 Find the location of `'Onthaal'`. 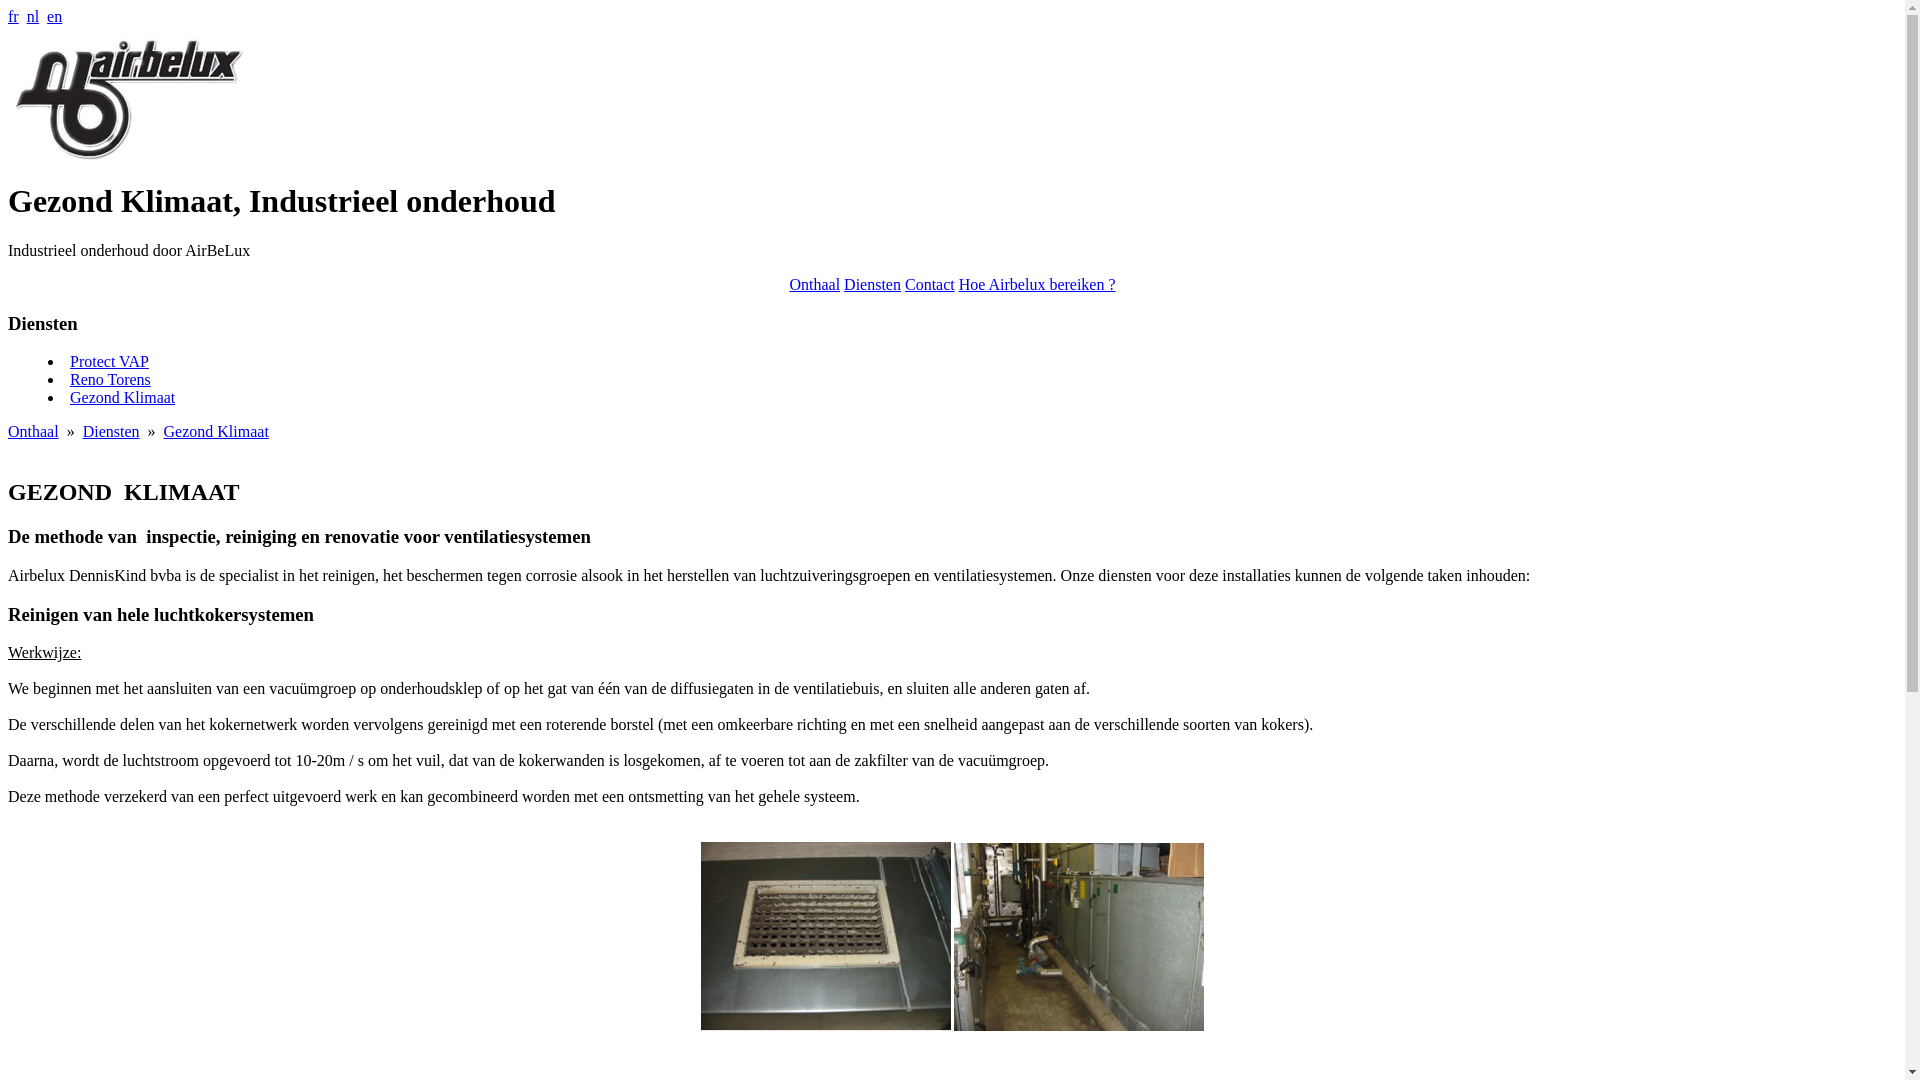

'Onthaal' is located at coordinates (33, 430).